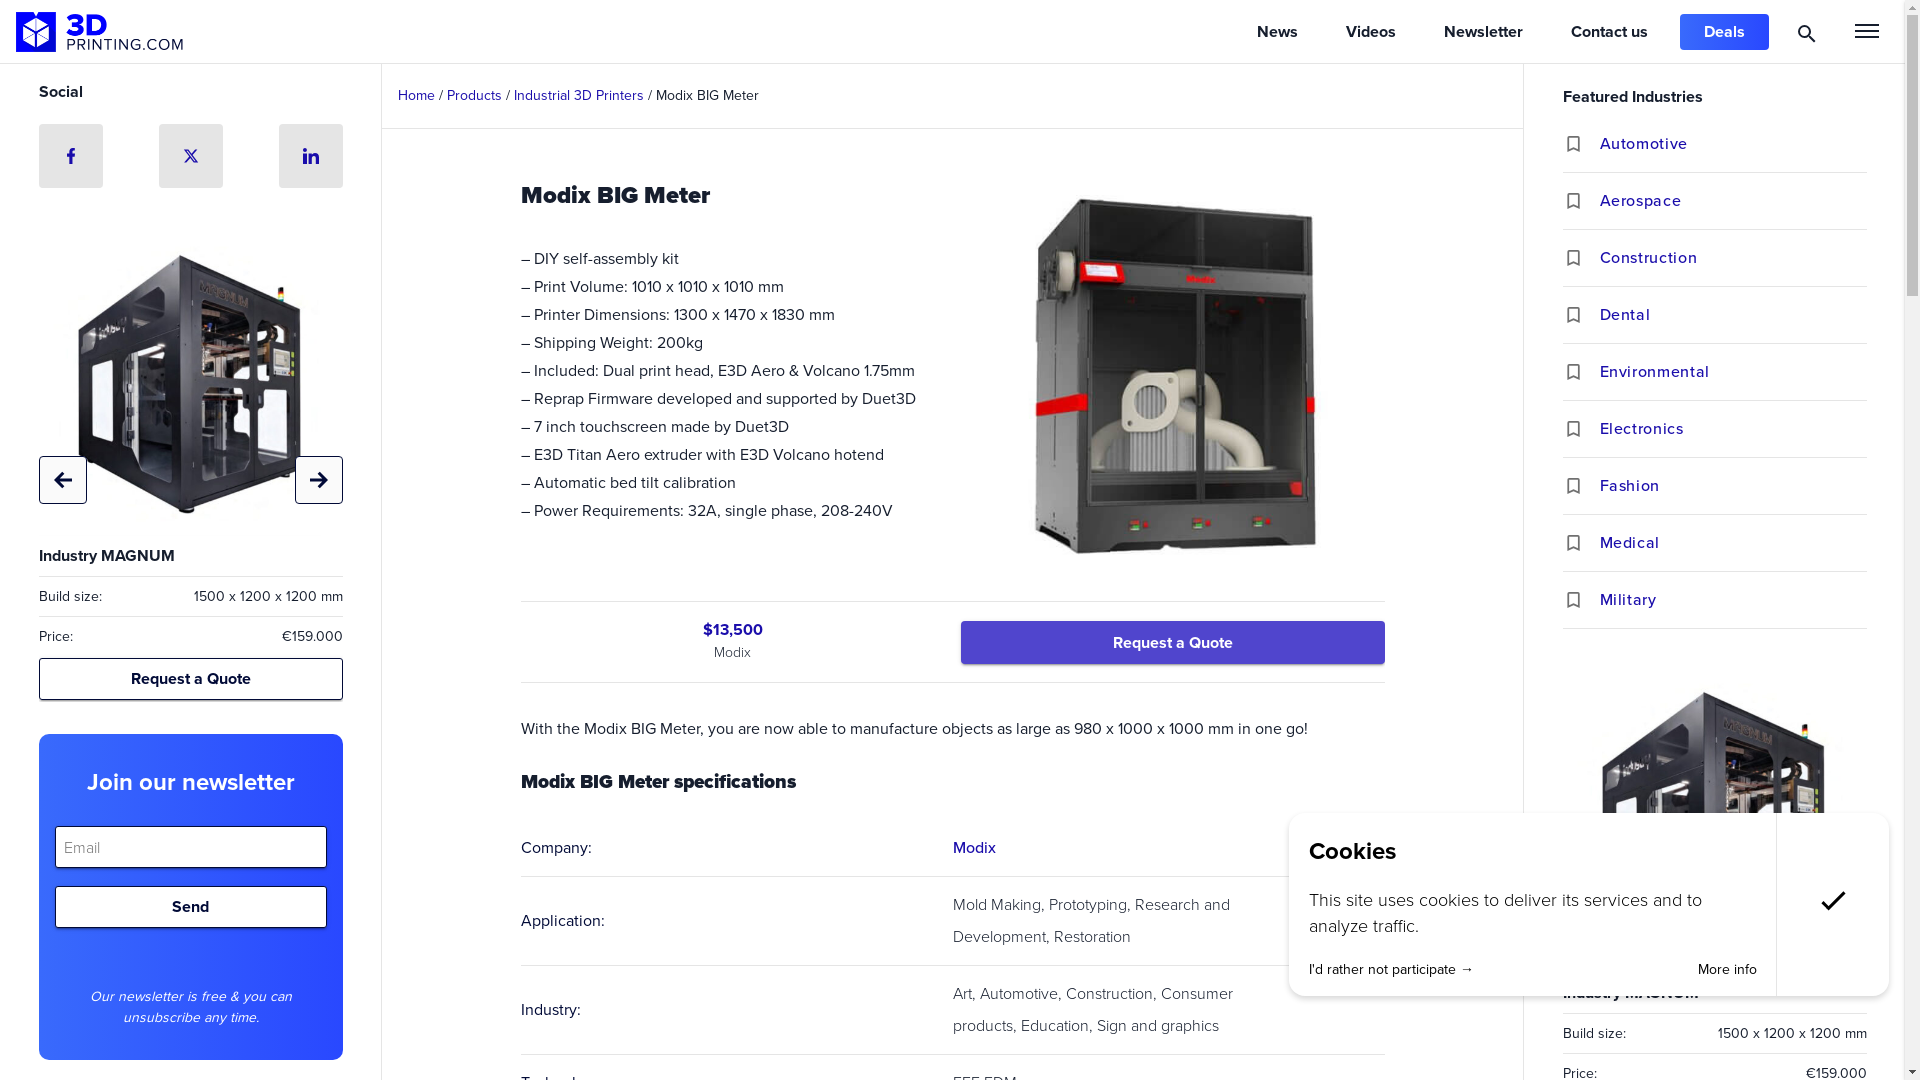 The width and height of the screenshot is (1920, 1080). Describe the element at coordinates (1726, 968) in the screenshot. I see `'More info'` at that location.